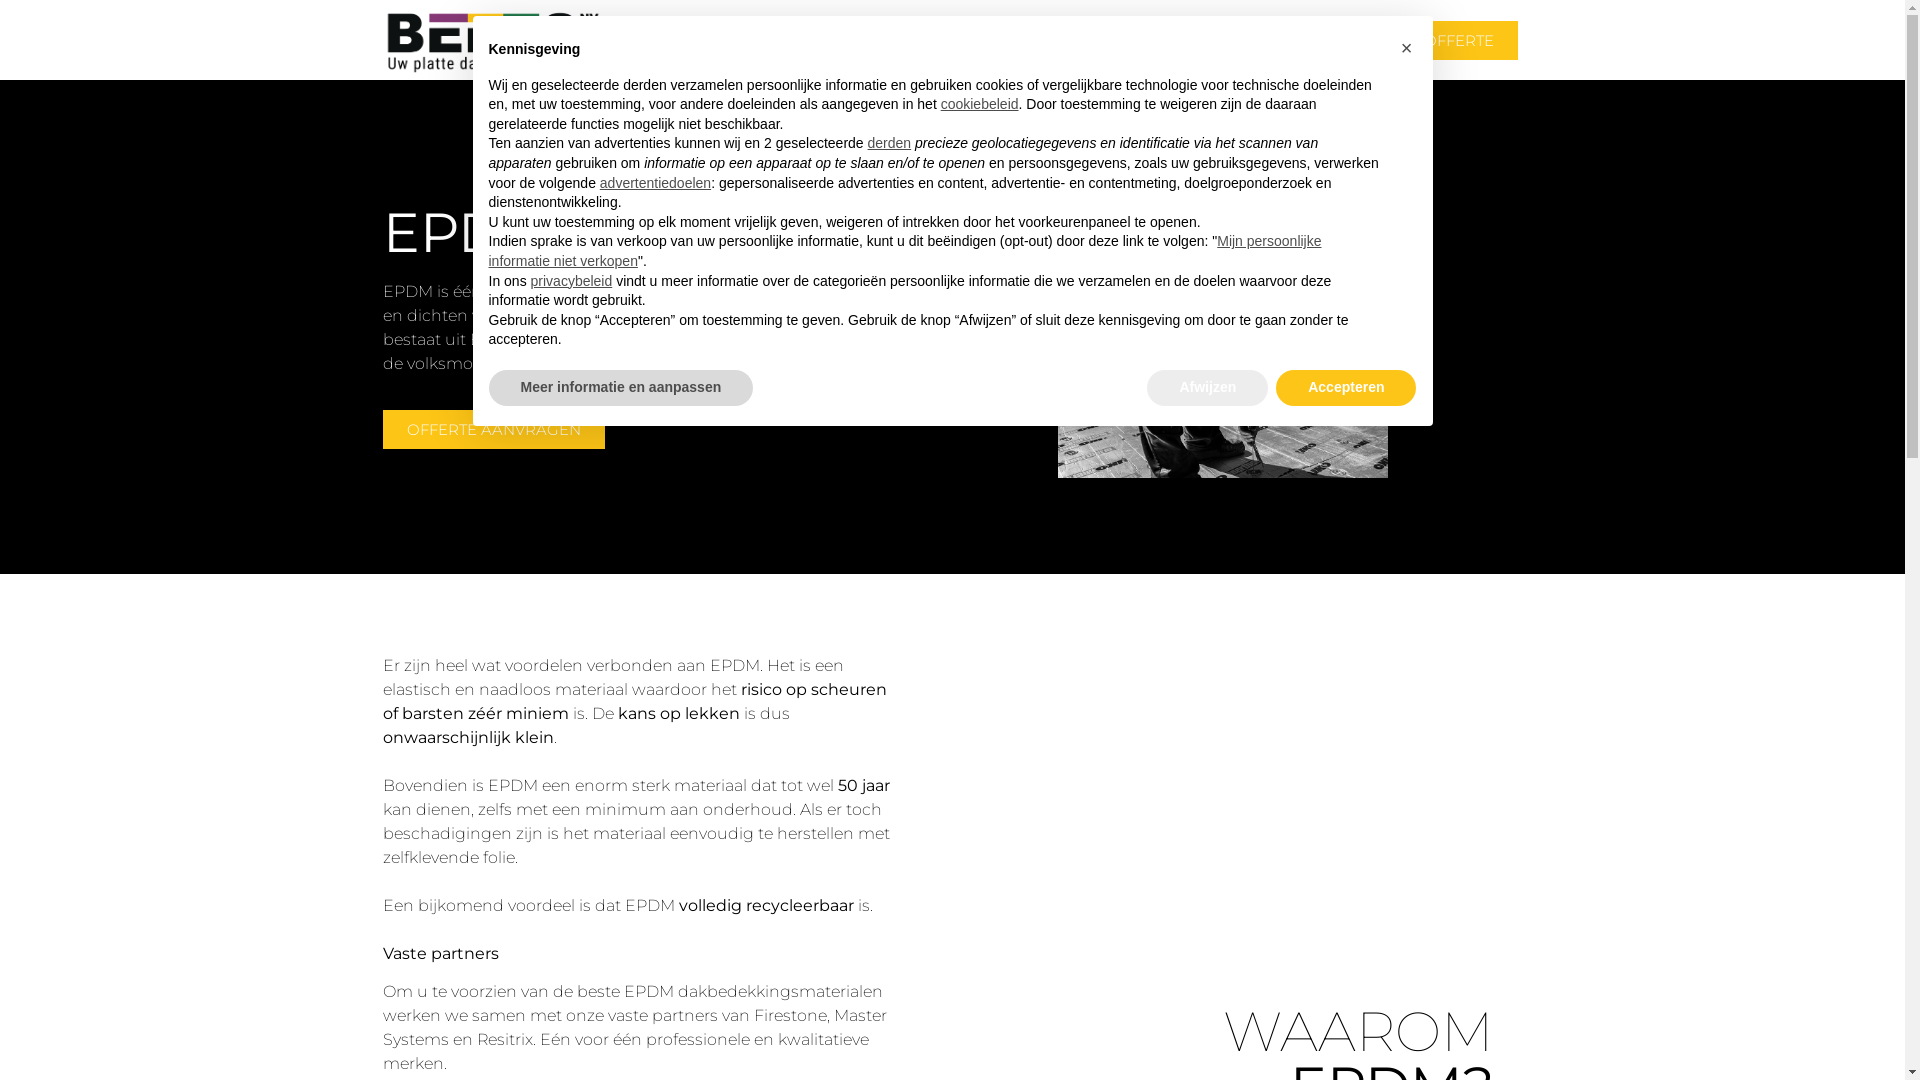  I want to click on 'cookiebeleid', so click(979, 104).